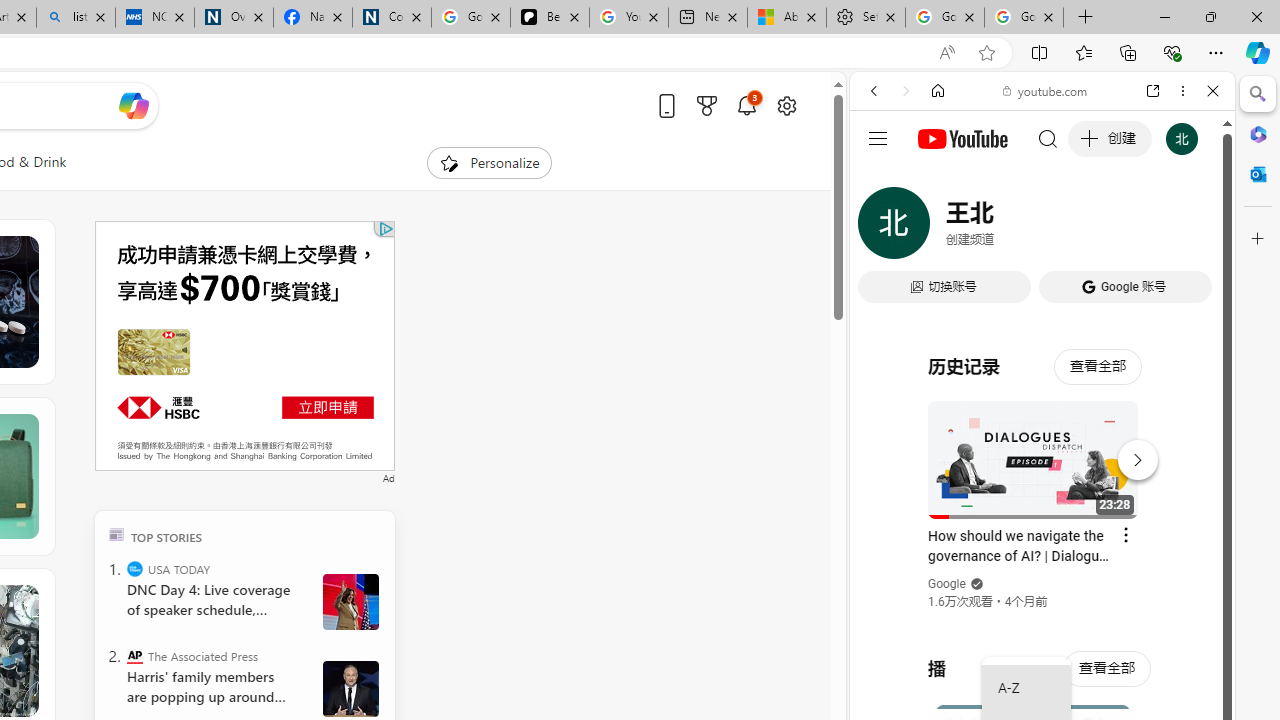 Image resolution: width=1280 pixels, height=720 pixels. Describe the element at coordinates (785, 17) in the screenshot. I see `'Aberdeen, Hong Kong SAR hourly forecast | Microsoft Weather'` at that location.